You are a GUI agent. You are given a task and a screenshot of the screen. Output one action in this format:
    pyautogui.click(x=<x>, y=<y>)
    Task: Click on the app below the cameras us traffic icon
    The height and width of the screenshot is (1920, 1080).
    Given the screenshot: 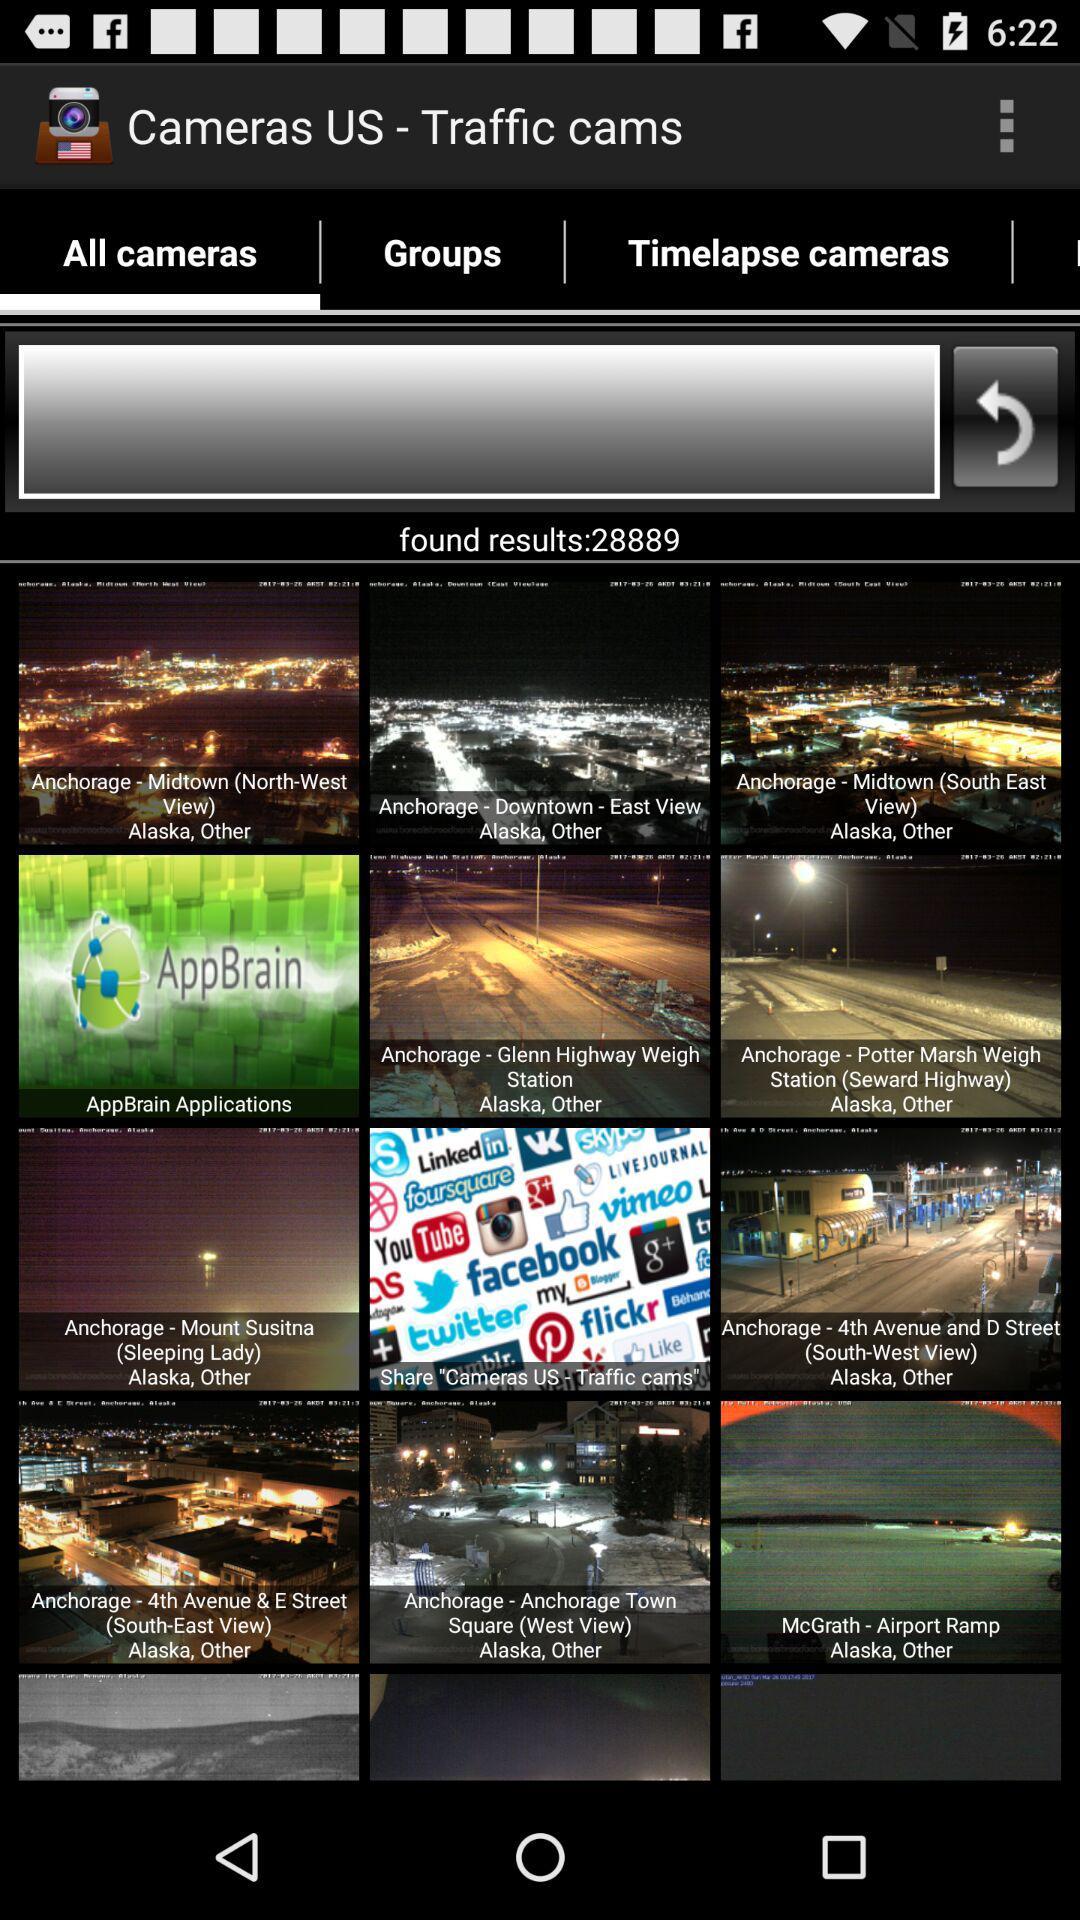 What is the action you would take?
    pyautogui.click(x=441, y=251)
    